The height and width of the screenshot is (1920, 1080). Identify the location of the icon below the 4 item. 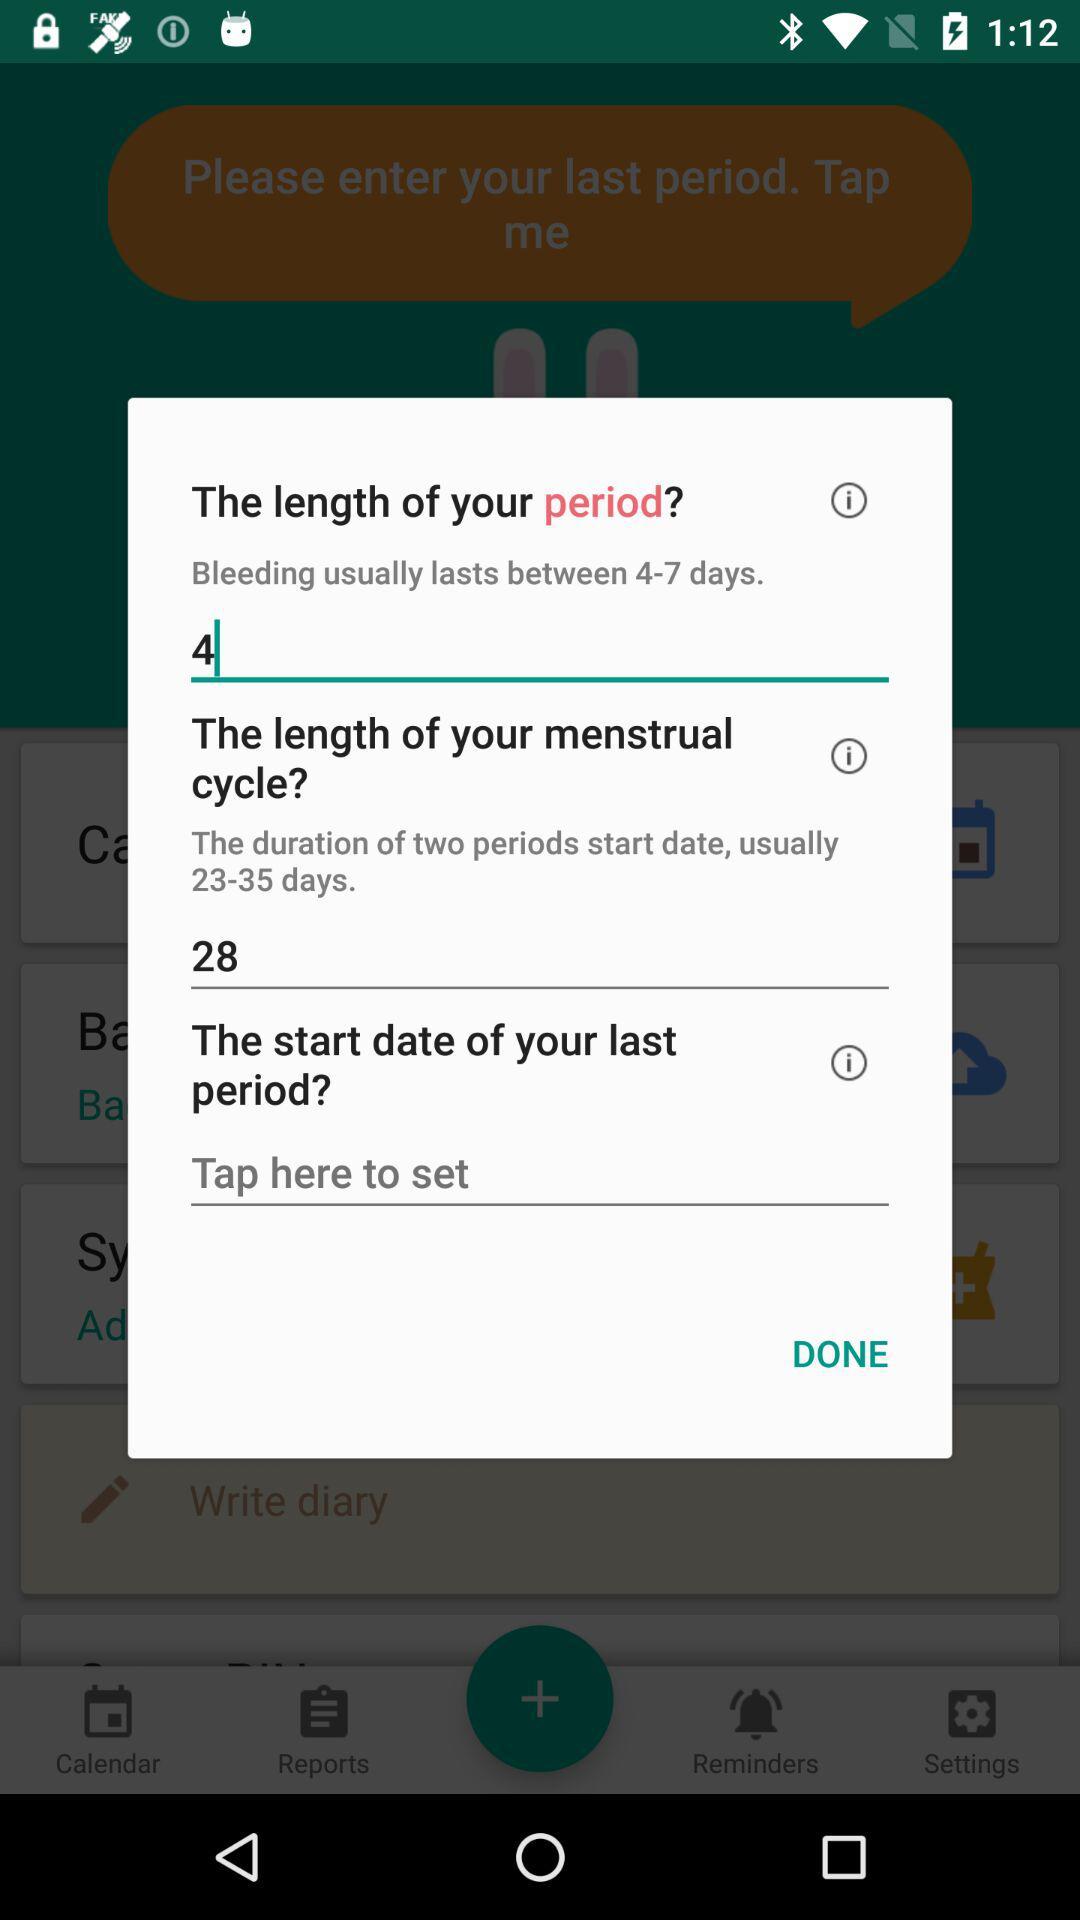
(849, 755).